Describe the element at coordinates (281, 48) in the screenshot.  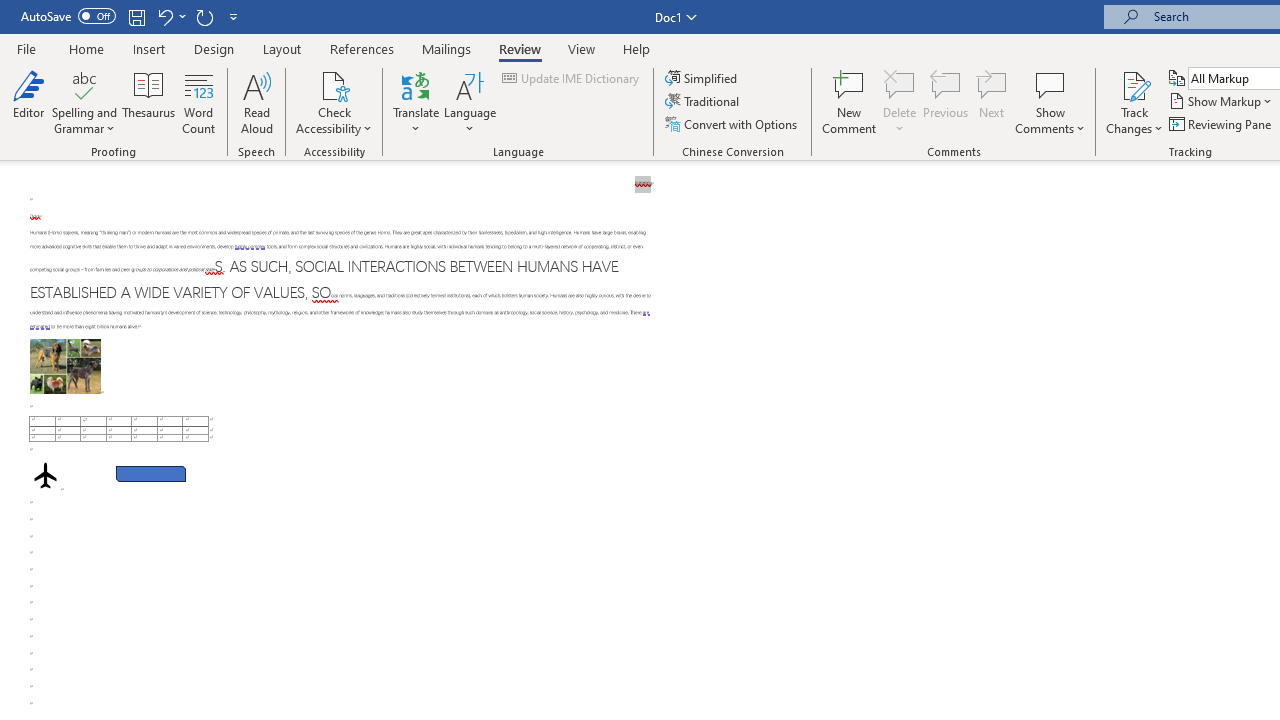
I see `'Layout'` at that location.